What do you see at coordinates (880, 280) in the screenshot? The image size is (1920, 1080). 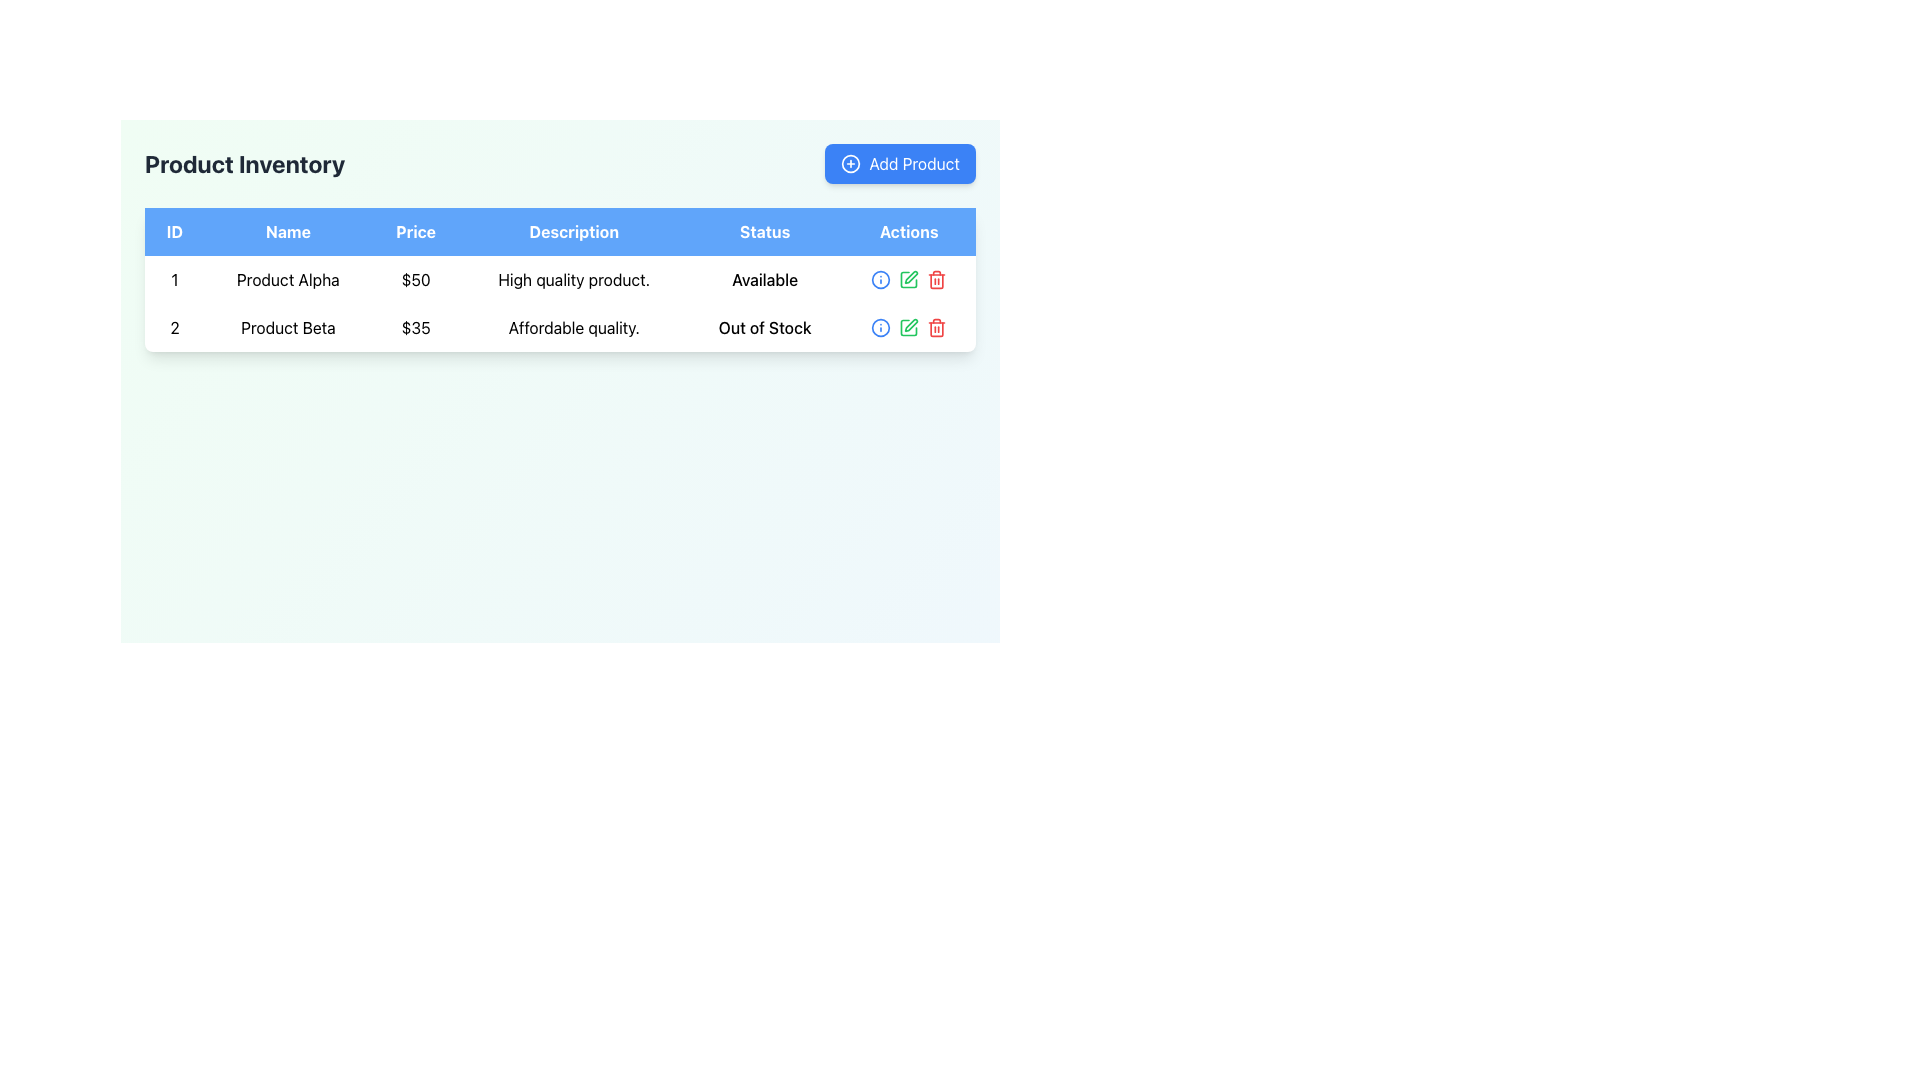 I see `the Icon Button located in the 'Actions' column of the second row of the 'Product Inventory' table, which is positioned to the left of the green pencil icon and red trash icon` at bounding box center [880, 280].